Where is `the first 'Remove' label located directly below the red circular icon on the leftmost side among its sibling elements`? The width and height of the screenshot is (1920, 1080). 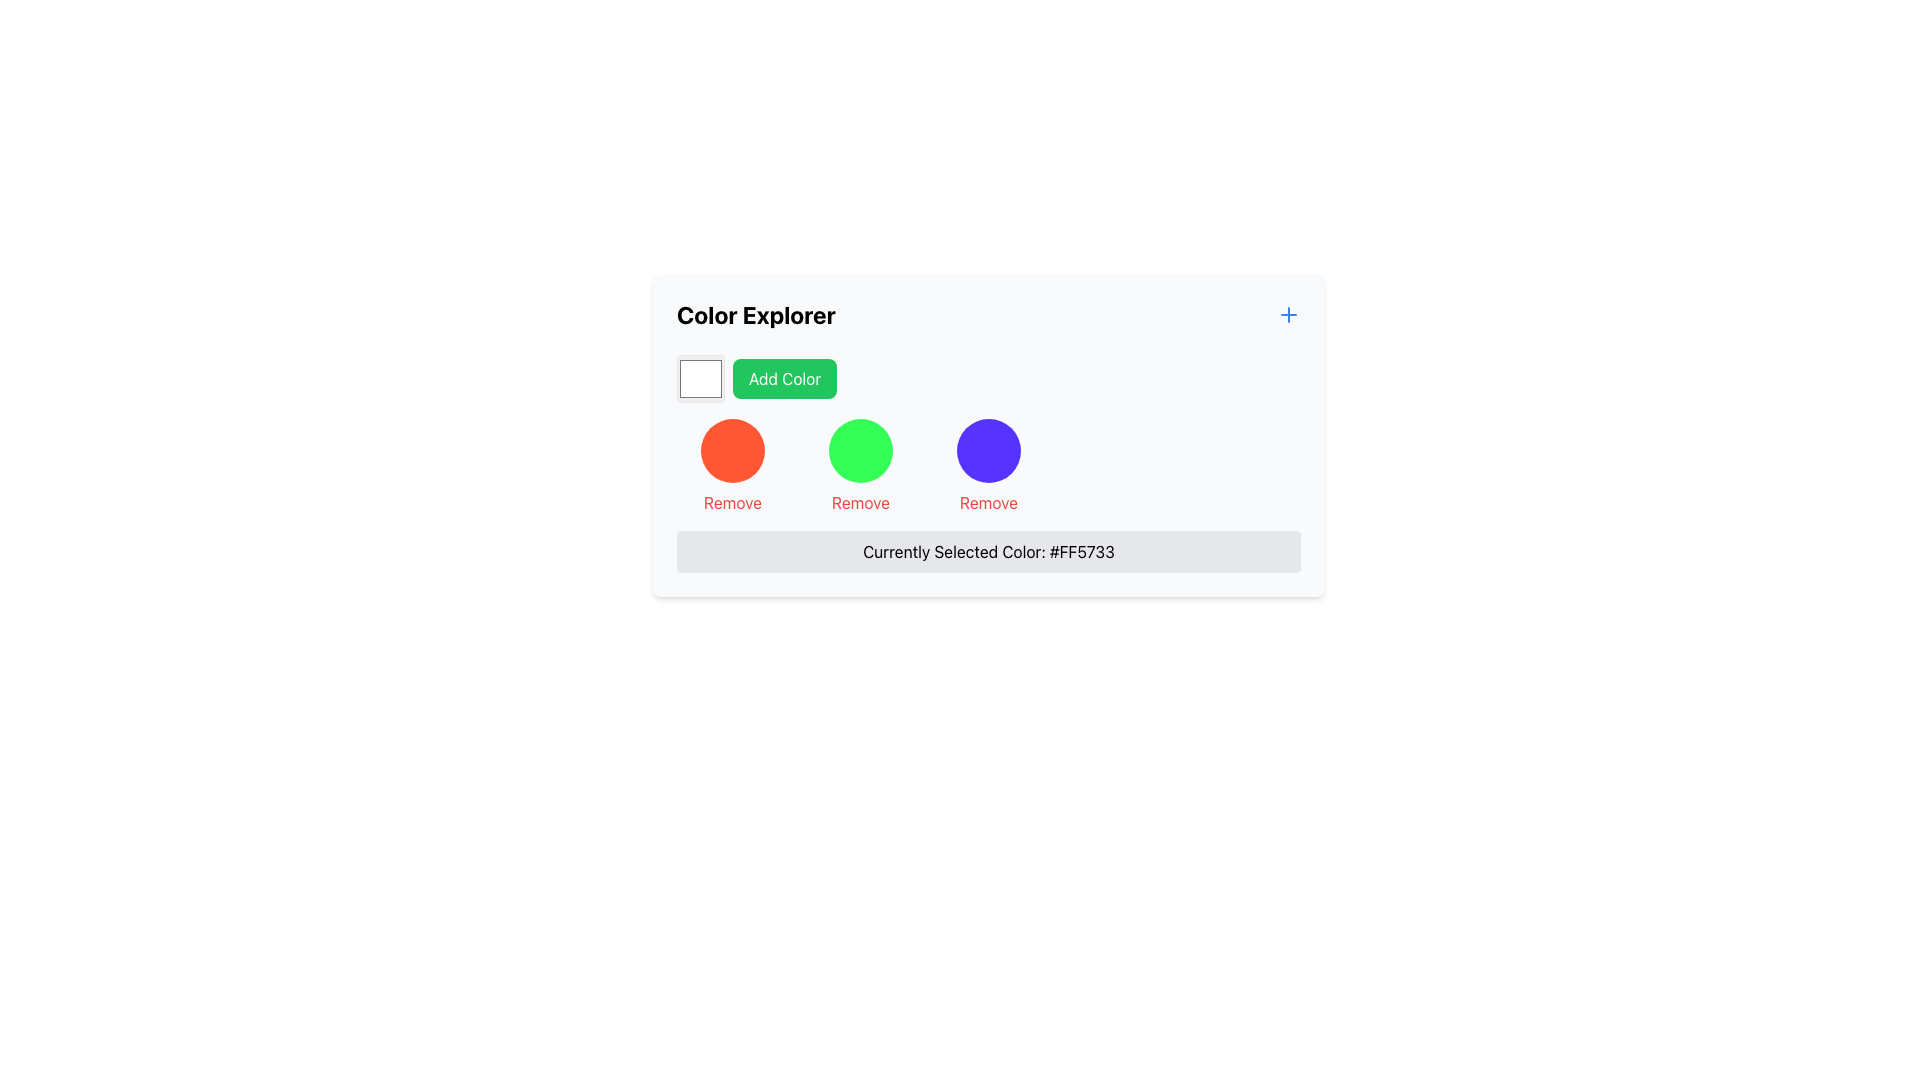
the first 'Remove' label located directly below the red circular icon on the leftmost side among its sibling elements is located at coordinates (732, 501).